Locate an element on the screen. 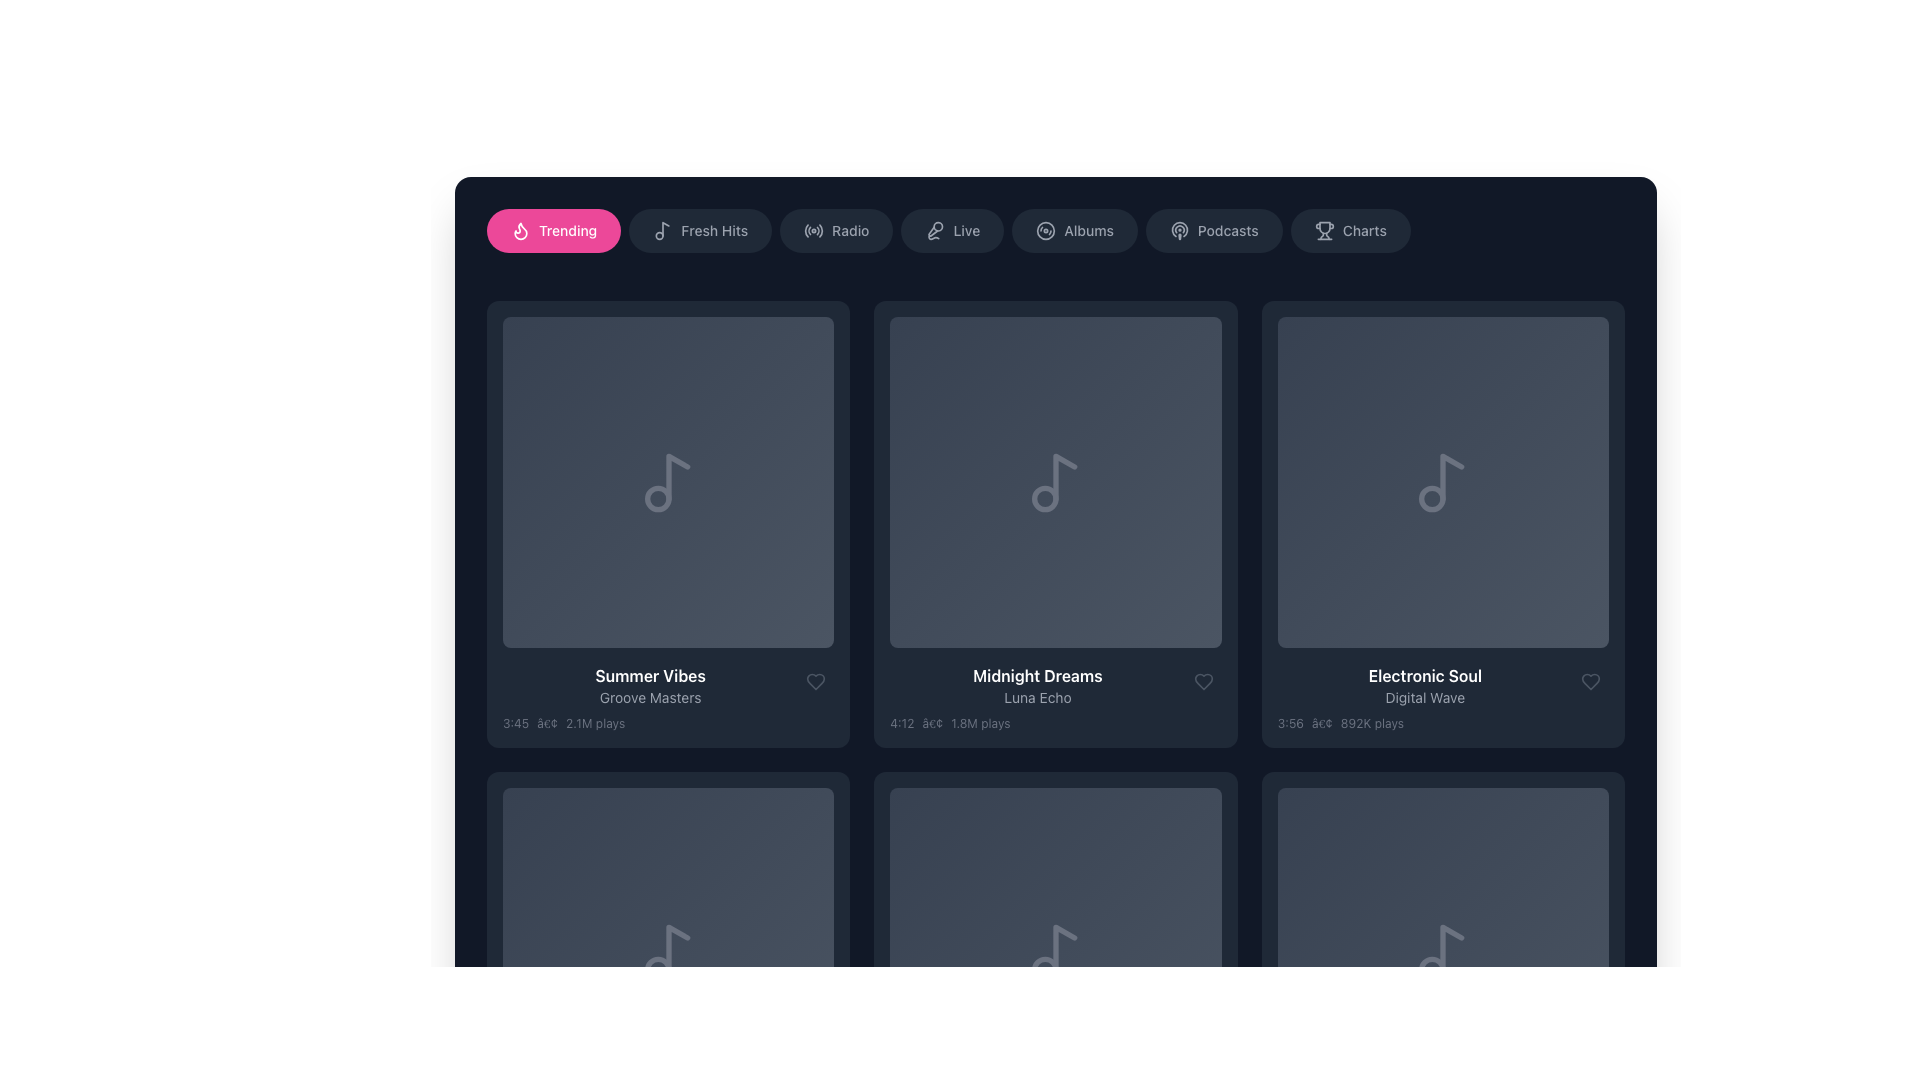  the plain text element displaying the number of plays for the 'Electronic Soul' track, located to the right of the '•' separator and following the '3:56' text is located at coordinates (1371, 724).